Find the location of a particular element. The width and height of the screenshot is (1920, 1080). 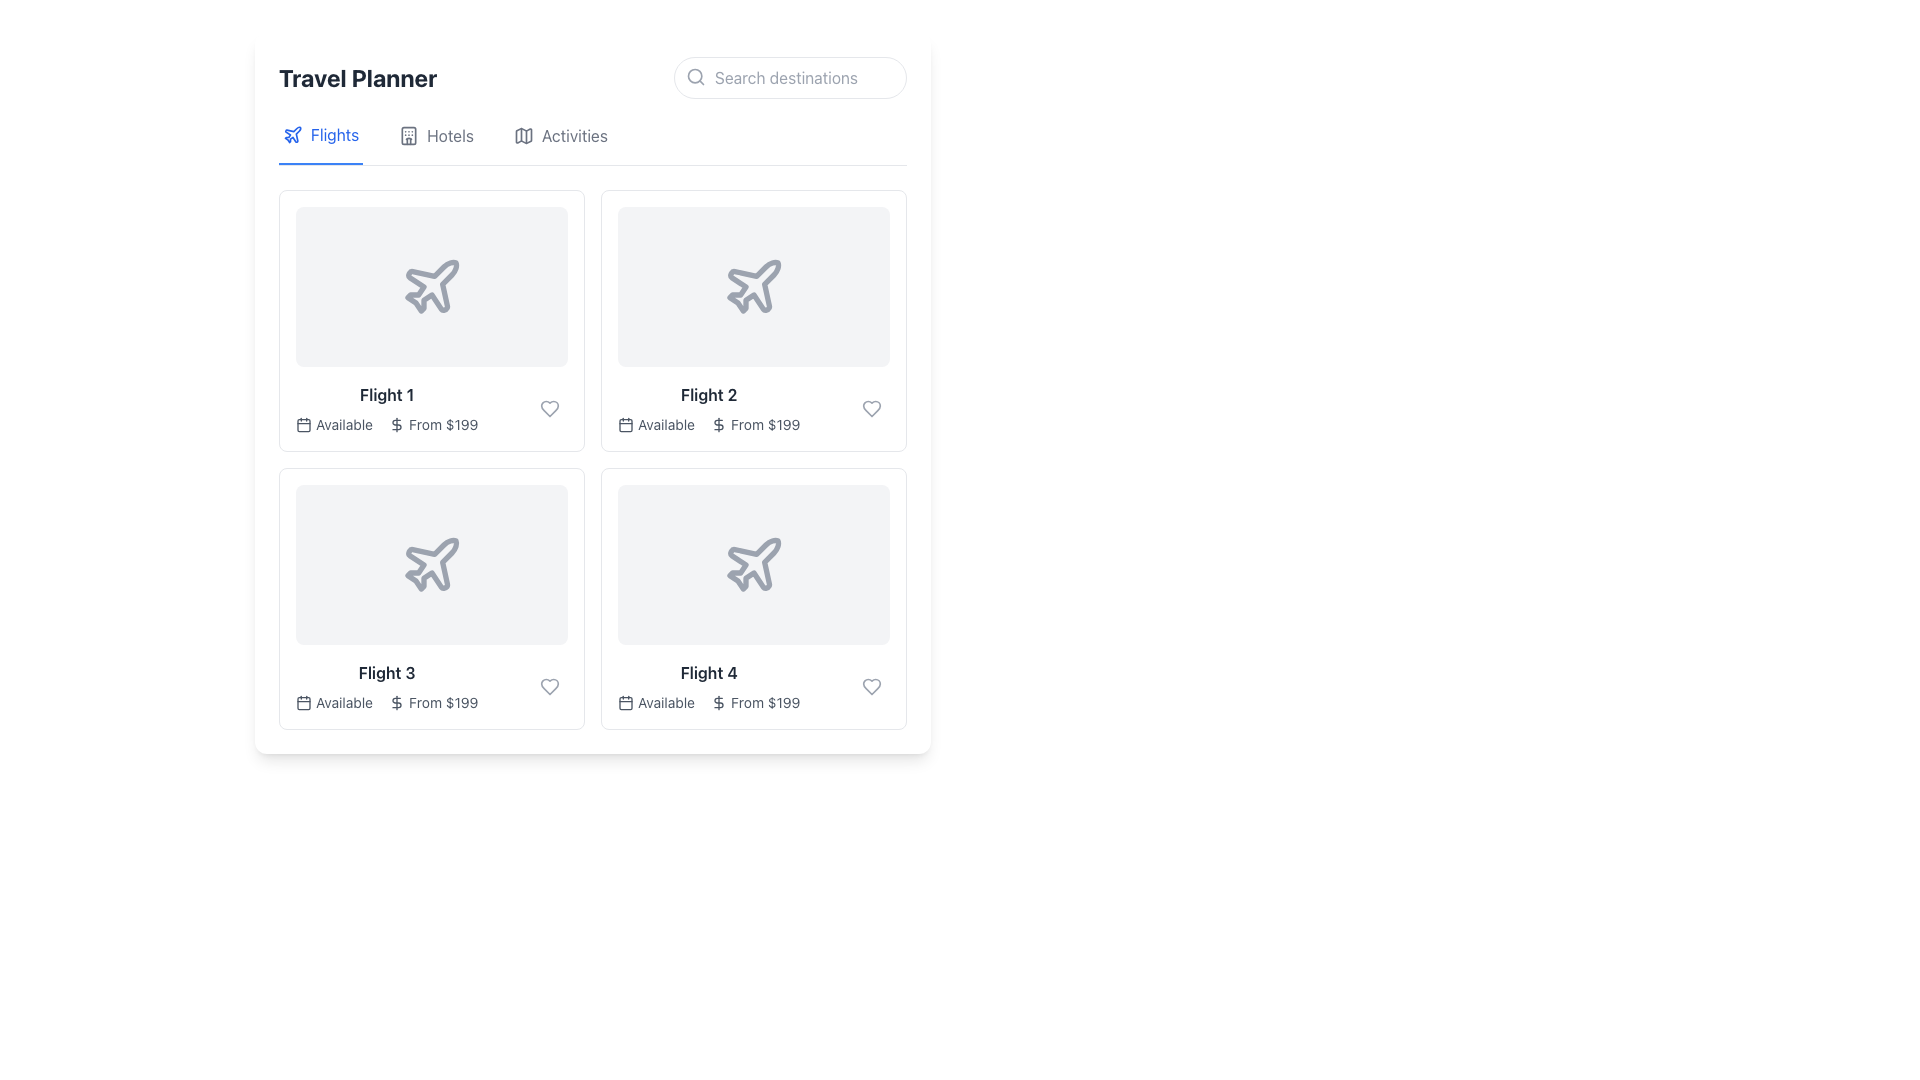

the second airplane icon in the 'Travel Planner' interface is located at coordinates (752, 286).